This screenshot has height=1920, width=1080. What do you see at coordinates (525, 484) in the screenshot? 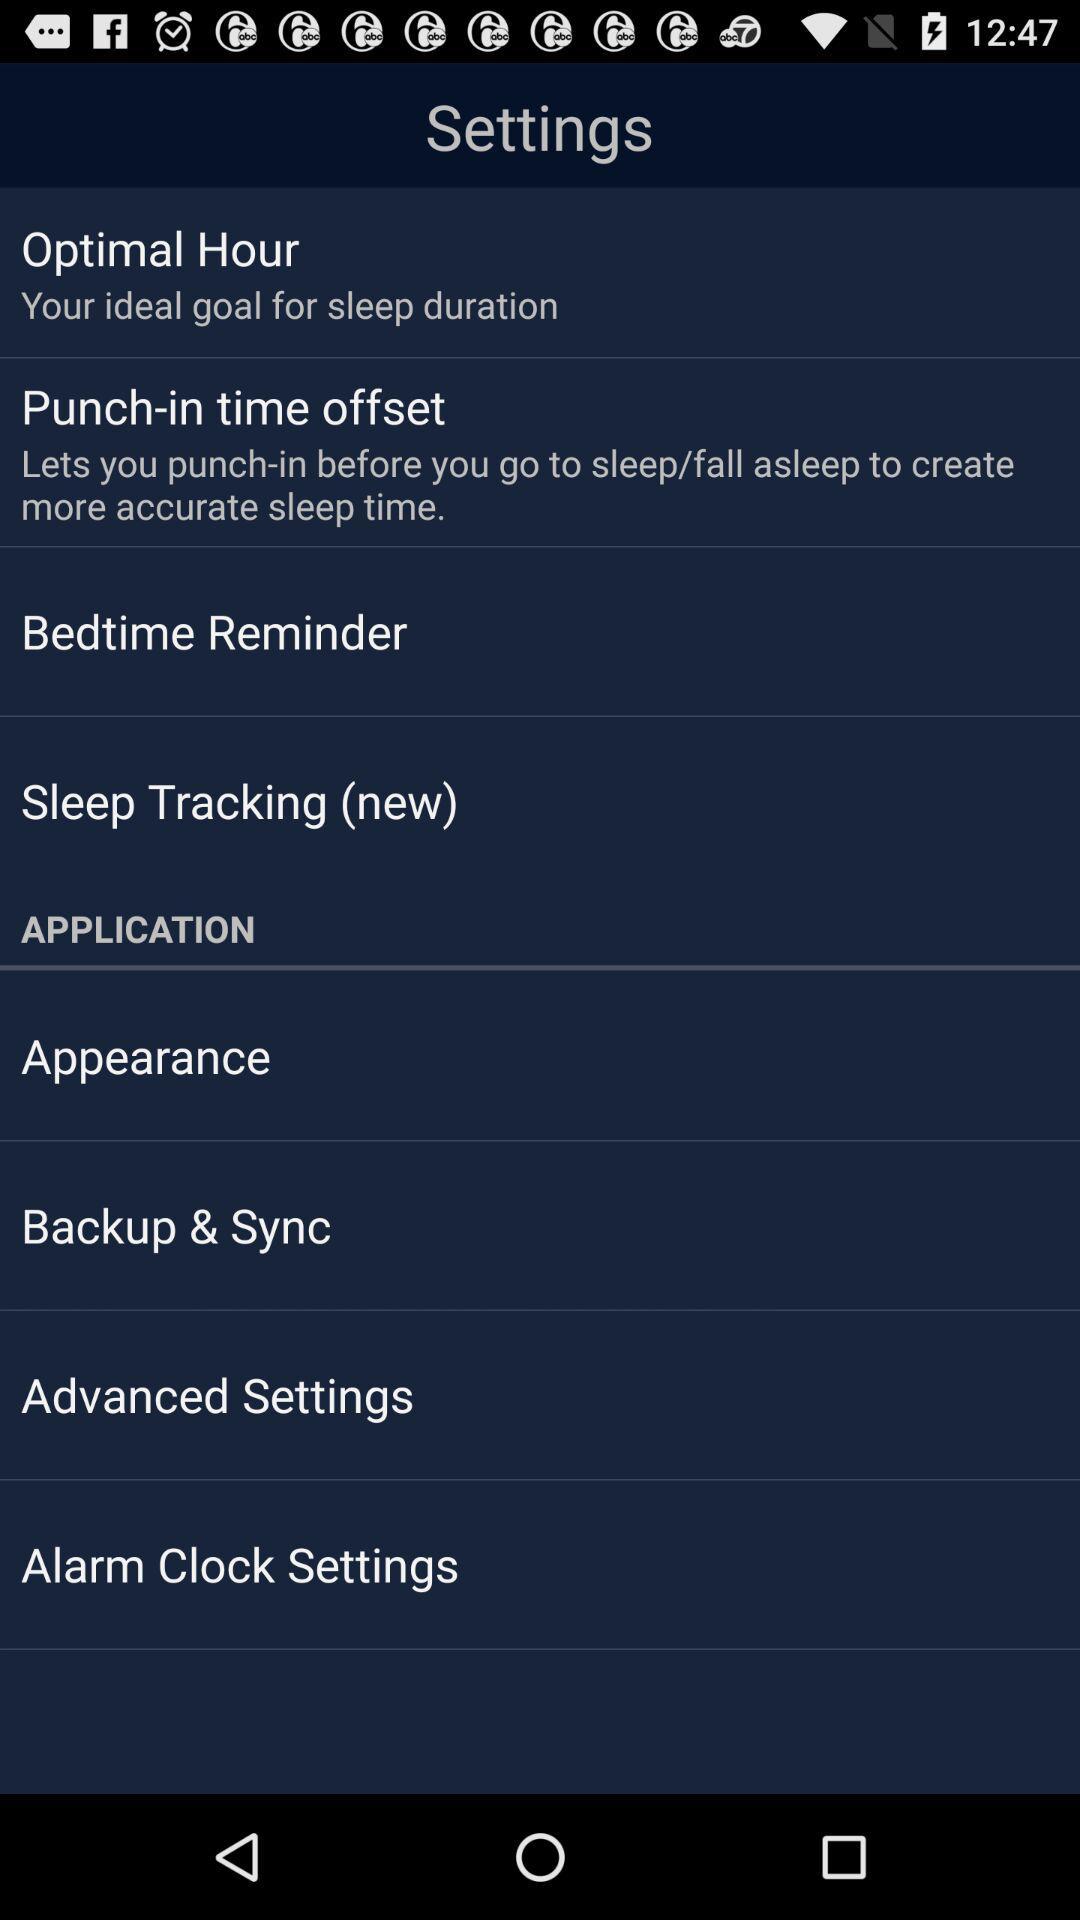
I see `the icon below the punch in time icon` at bounding box center [525, 484].